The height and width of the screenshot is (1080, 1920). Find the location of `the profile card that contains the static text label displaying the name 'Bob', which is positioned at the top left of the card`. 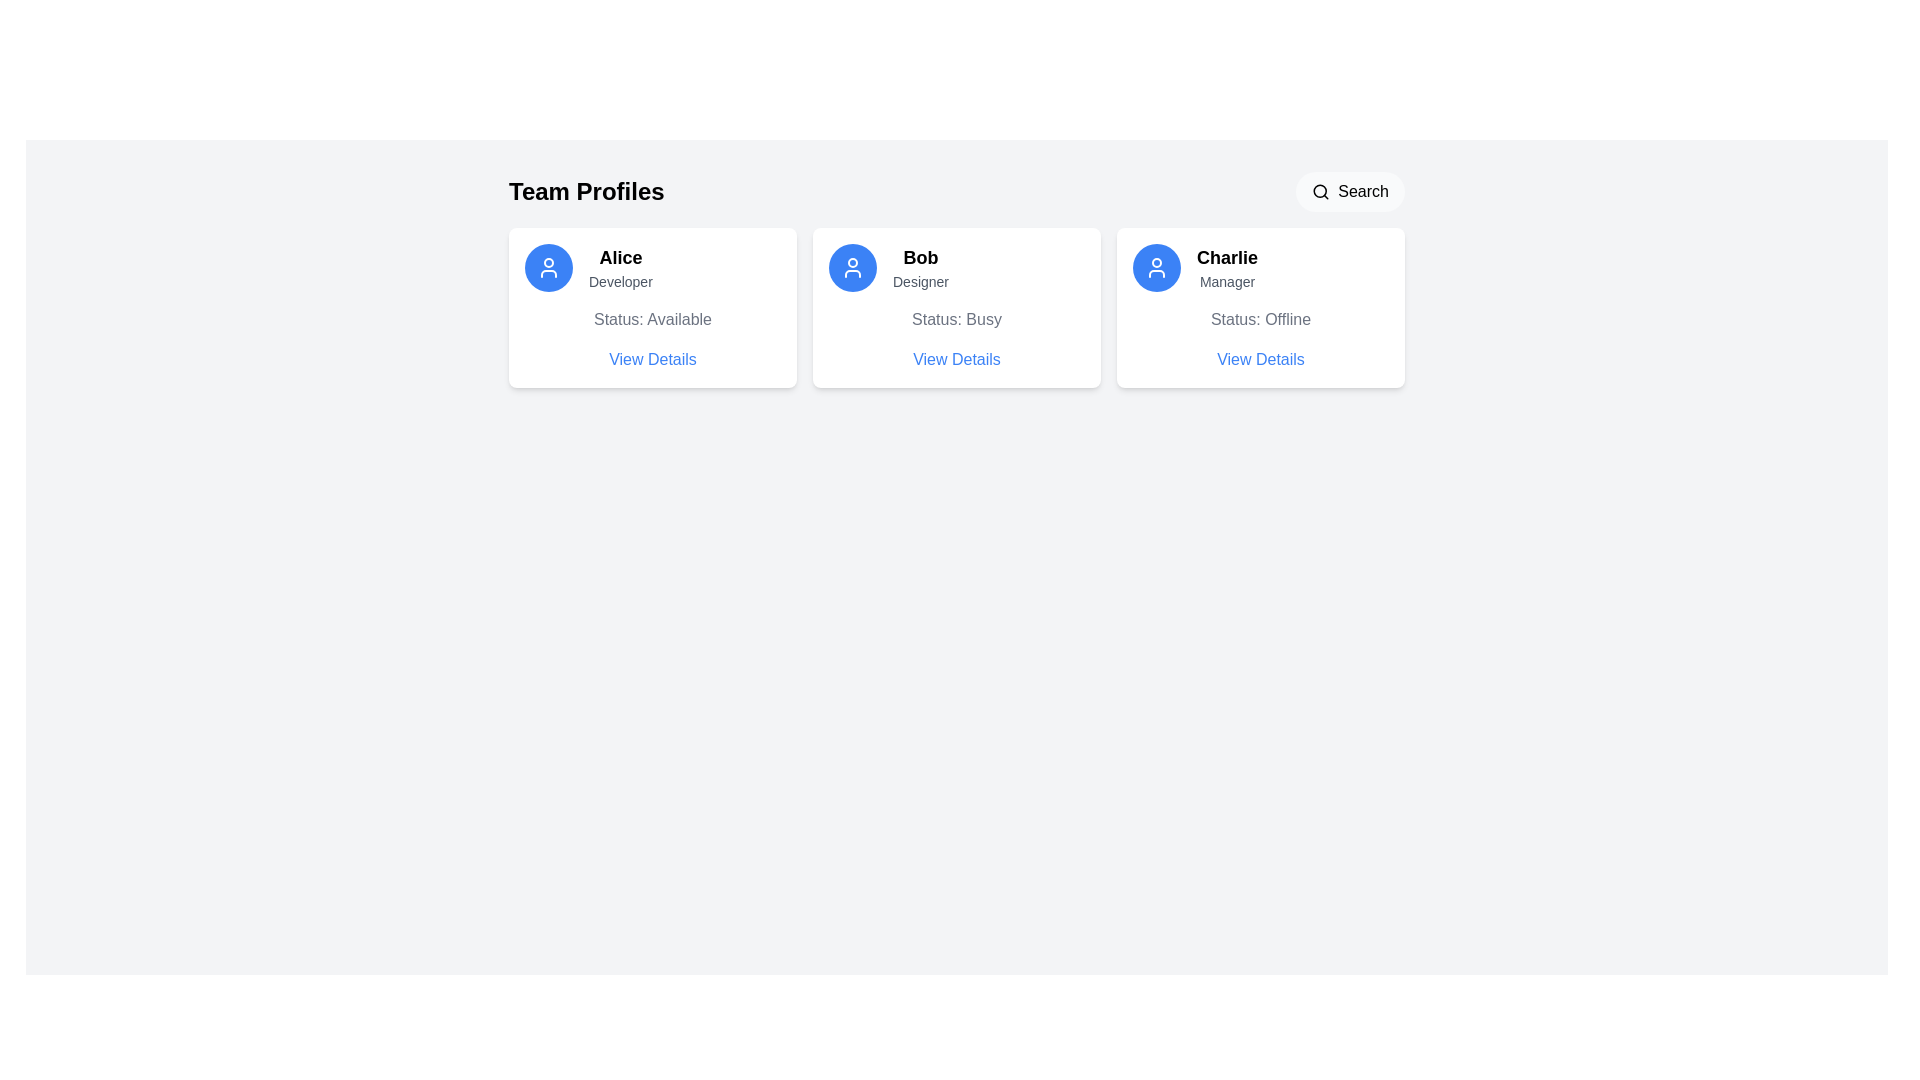

the profile card that contains the static text label displaying the name 'Bob', which is positioned at the top left of the card is located at coordinates (920, 257).